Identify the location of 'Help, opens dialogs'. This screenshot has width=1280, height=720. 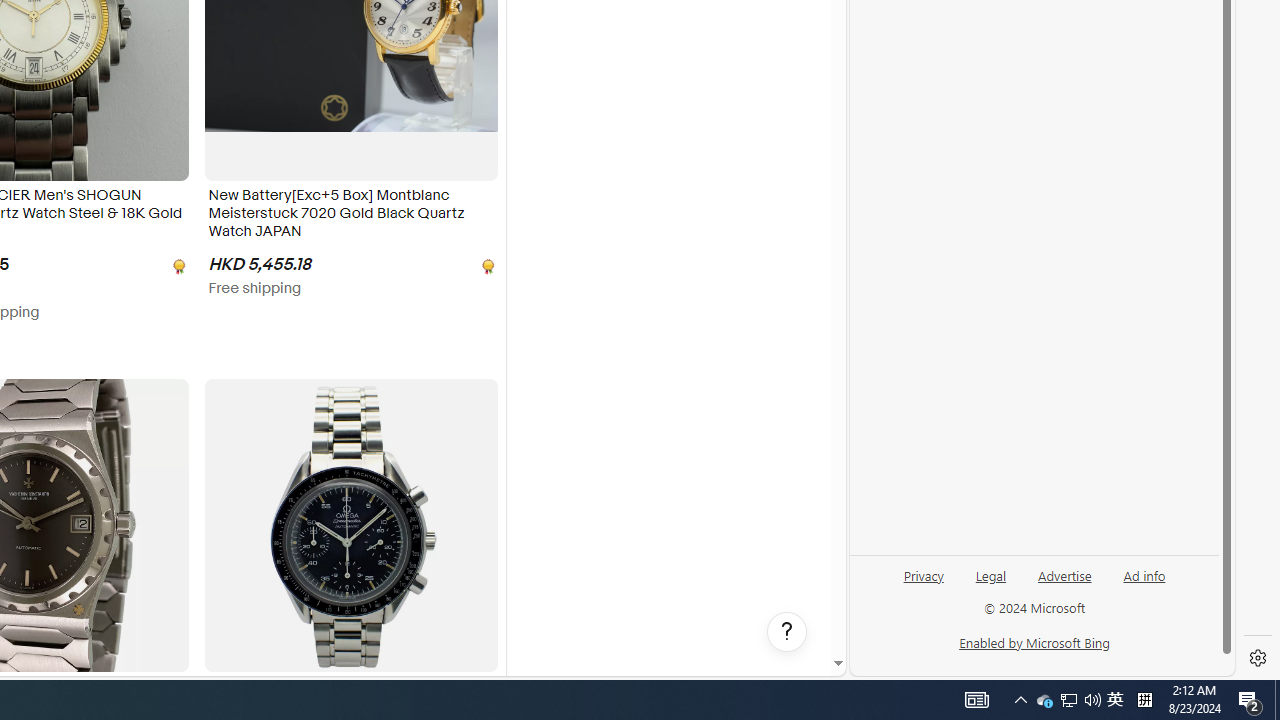
(786, 632).